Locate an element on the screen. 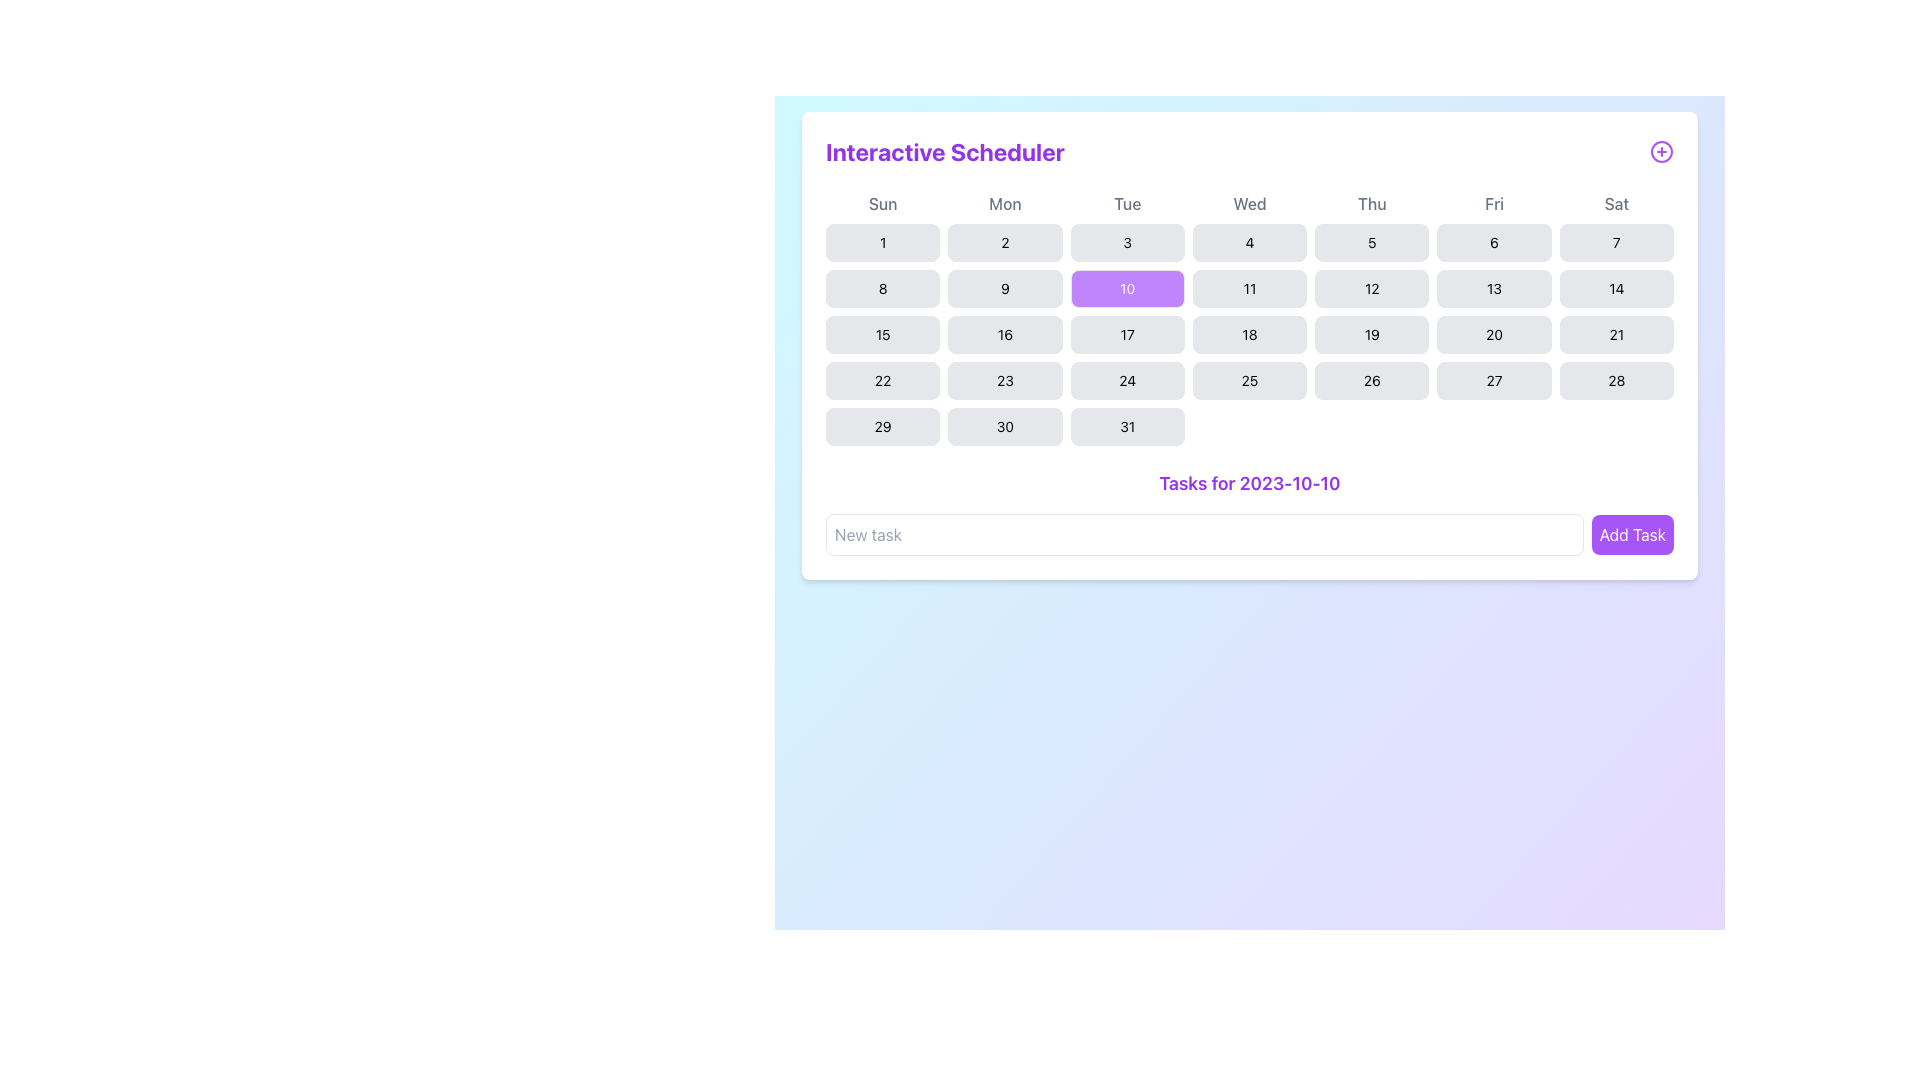  the day selection button located in the 7th row and 4th column of the calendar grid is located at coordinates (1248, 381).